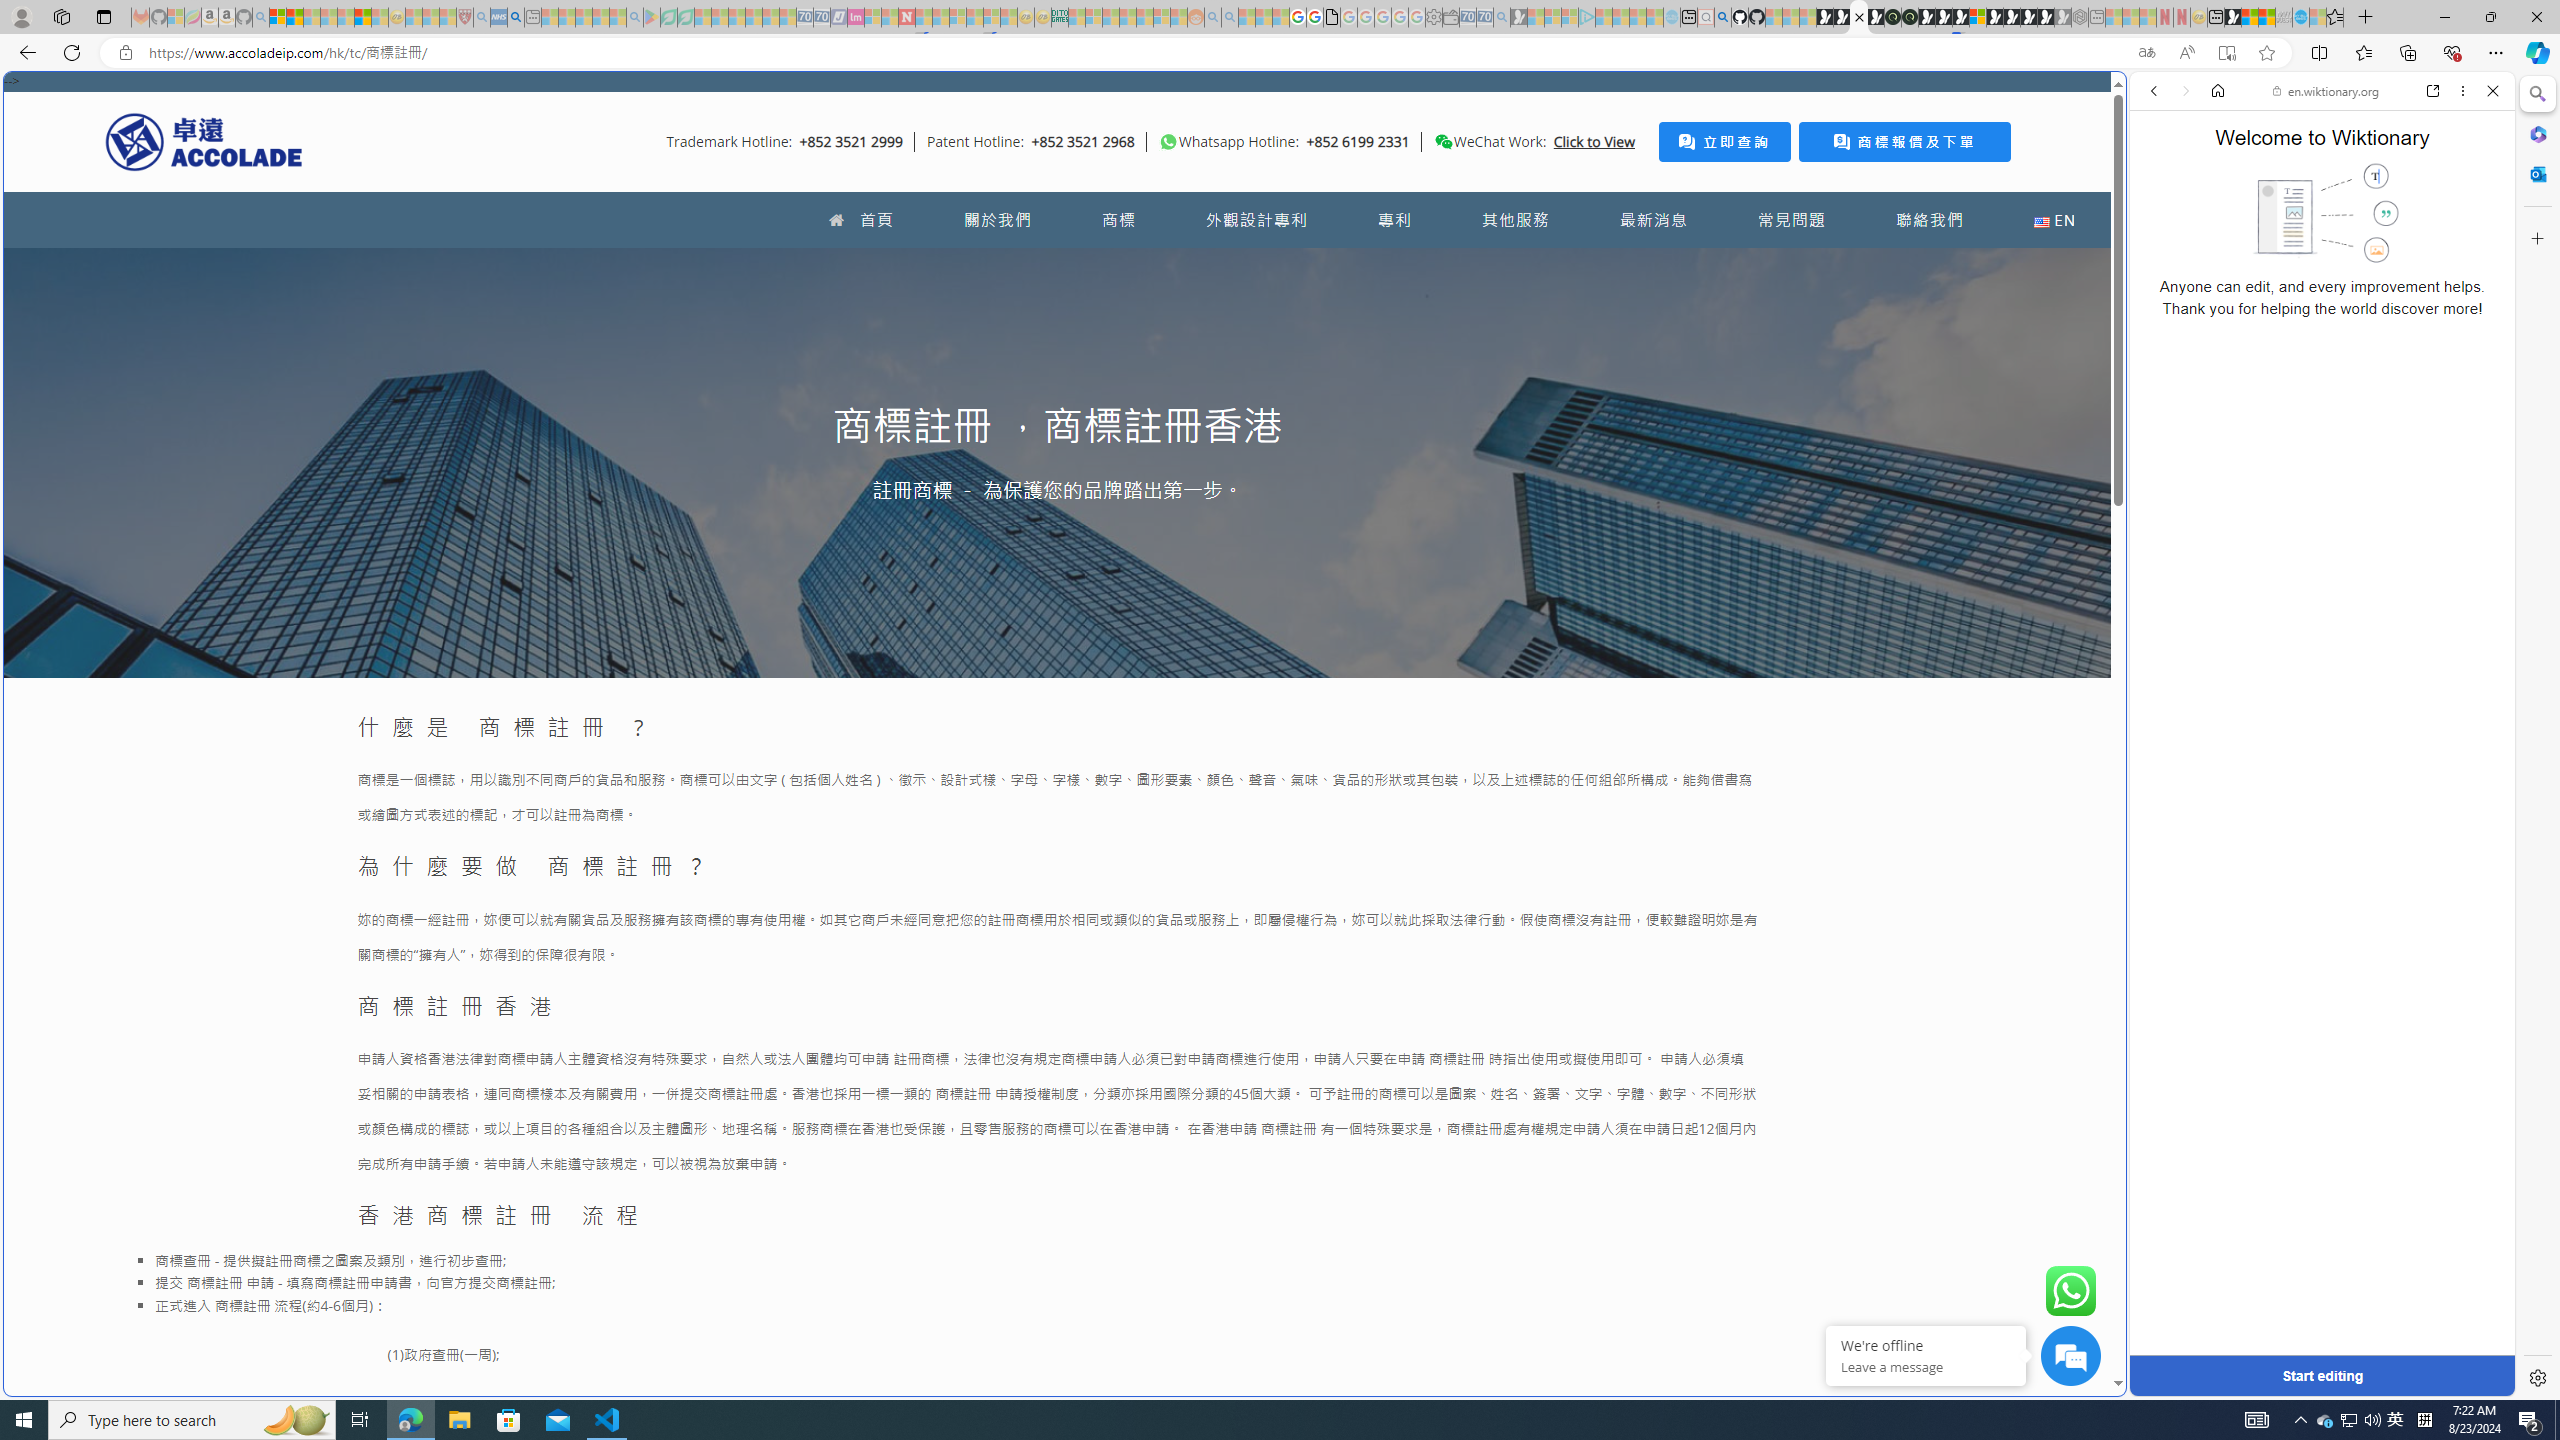  What do you see at coordinates (2250, 16) in the screenshot?
I see `'World - MSN'` at bounding box center [2250, 16].